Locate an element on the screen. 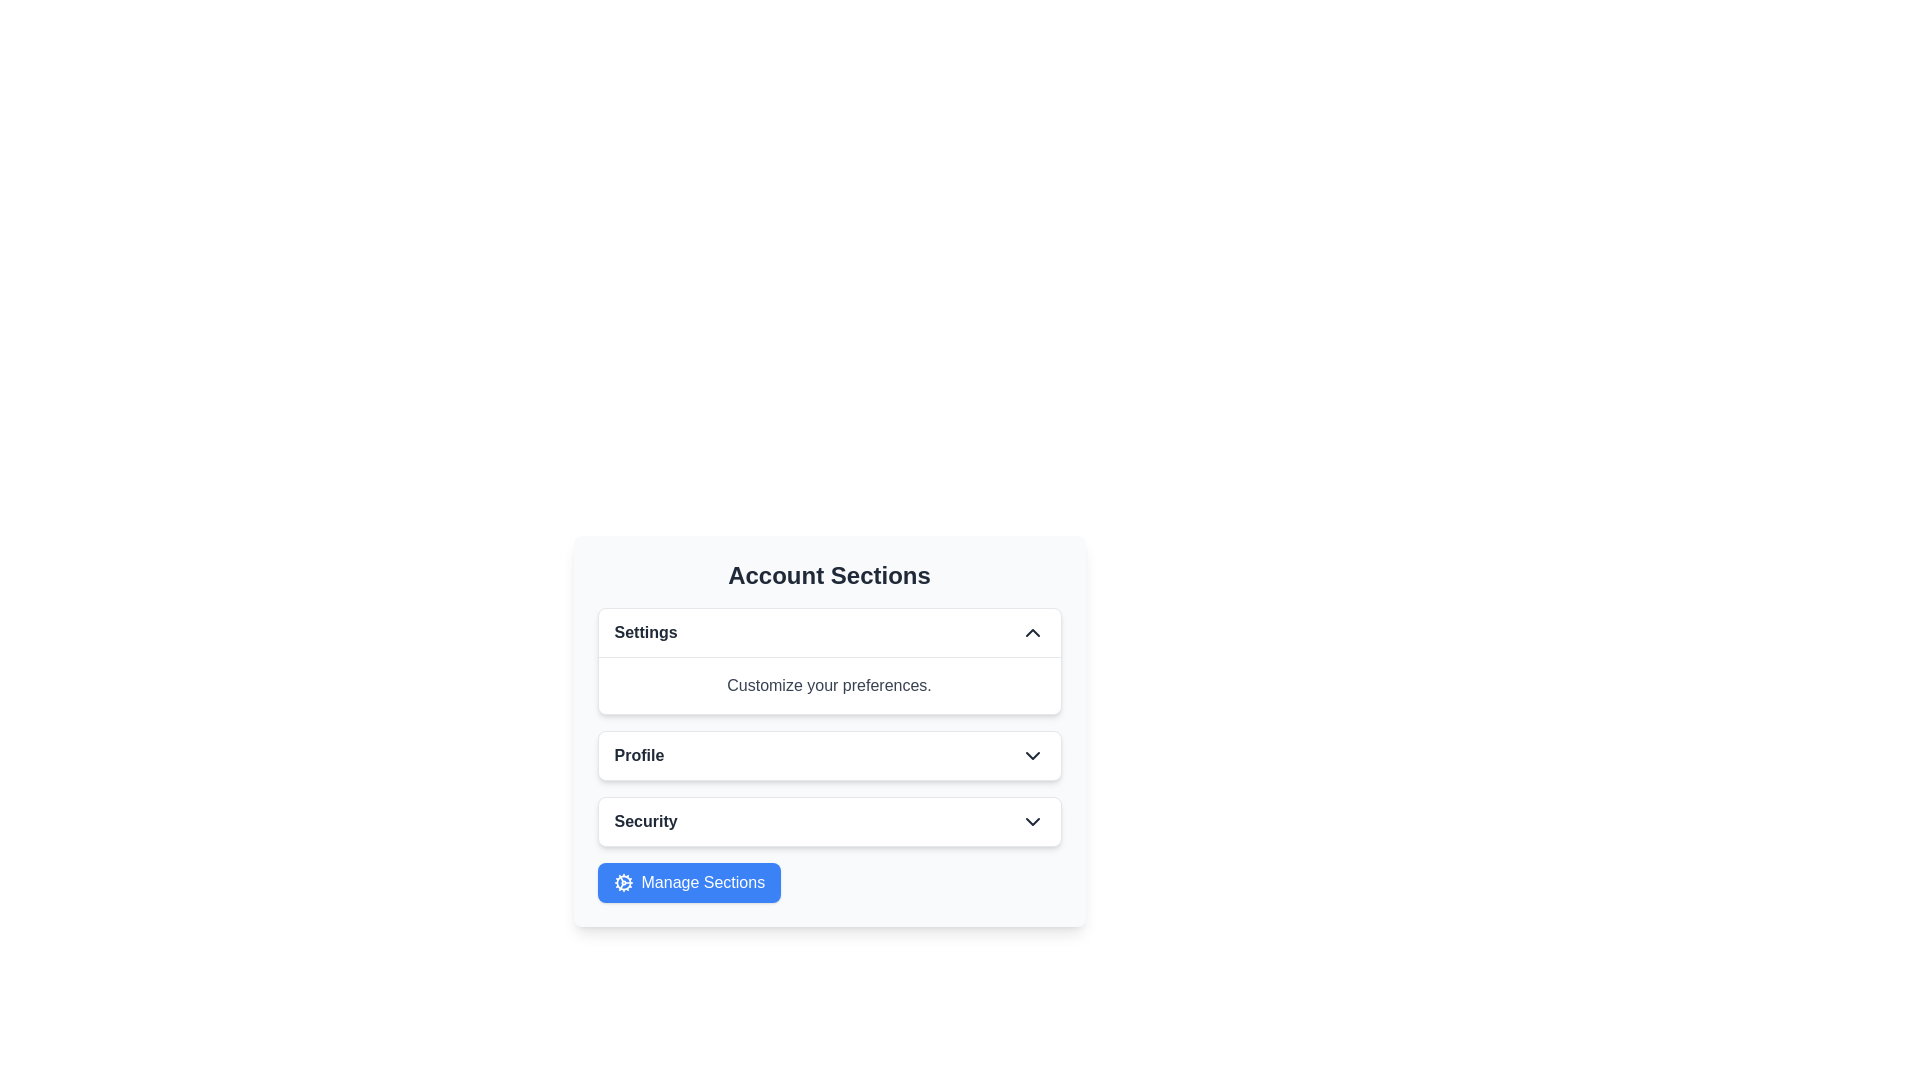 The height and width of the screenshot is (1080, 1920). descriptive text label located centrally below the 'Settings' title in the 'Account Sections' menu is located at coordinates (829, 684).